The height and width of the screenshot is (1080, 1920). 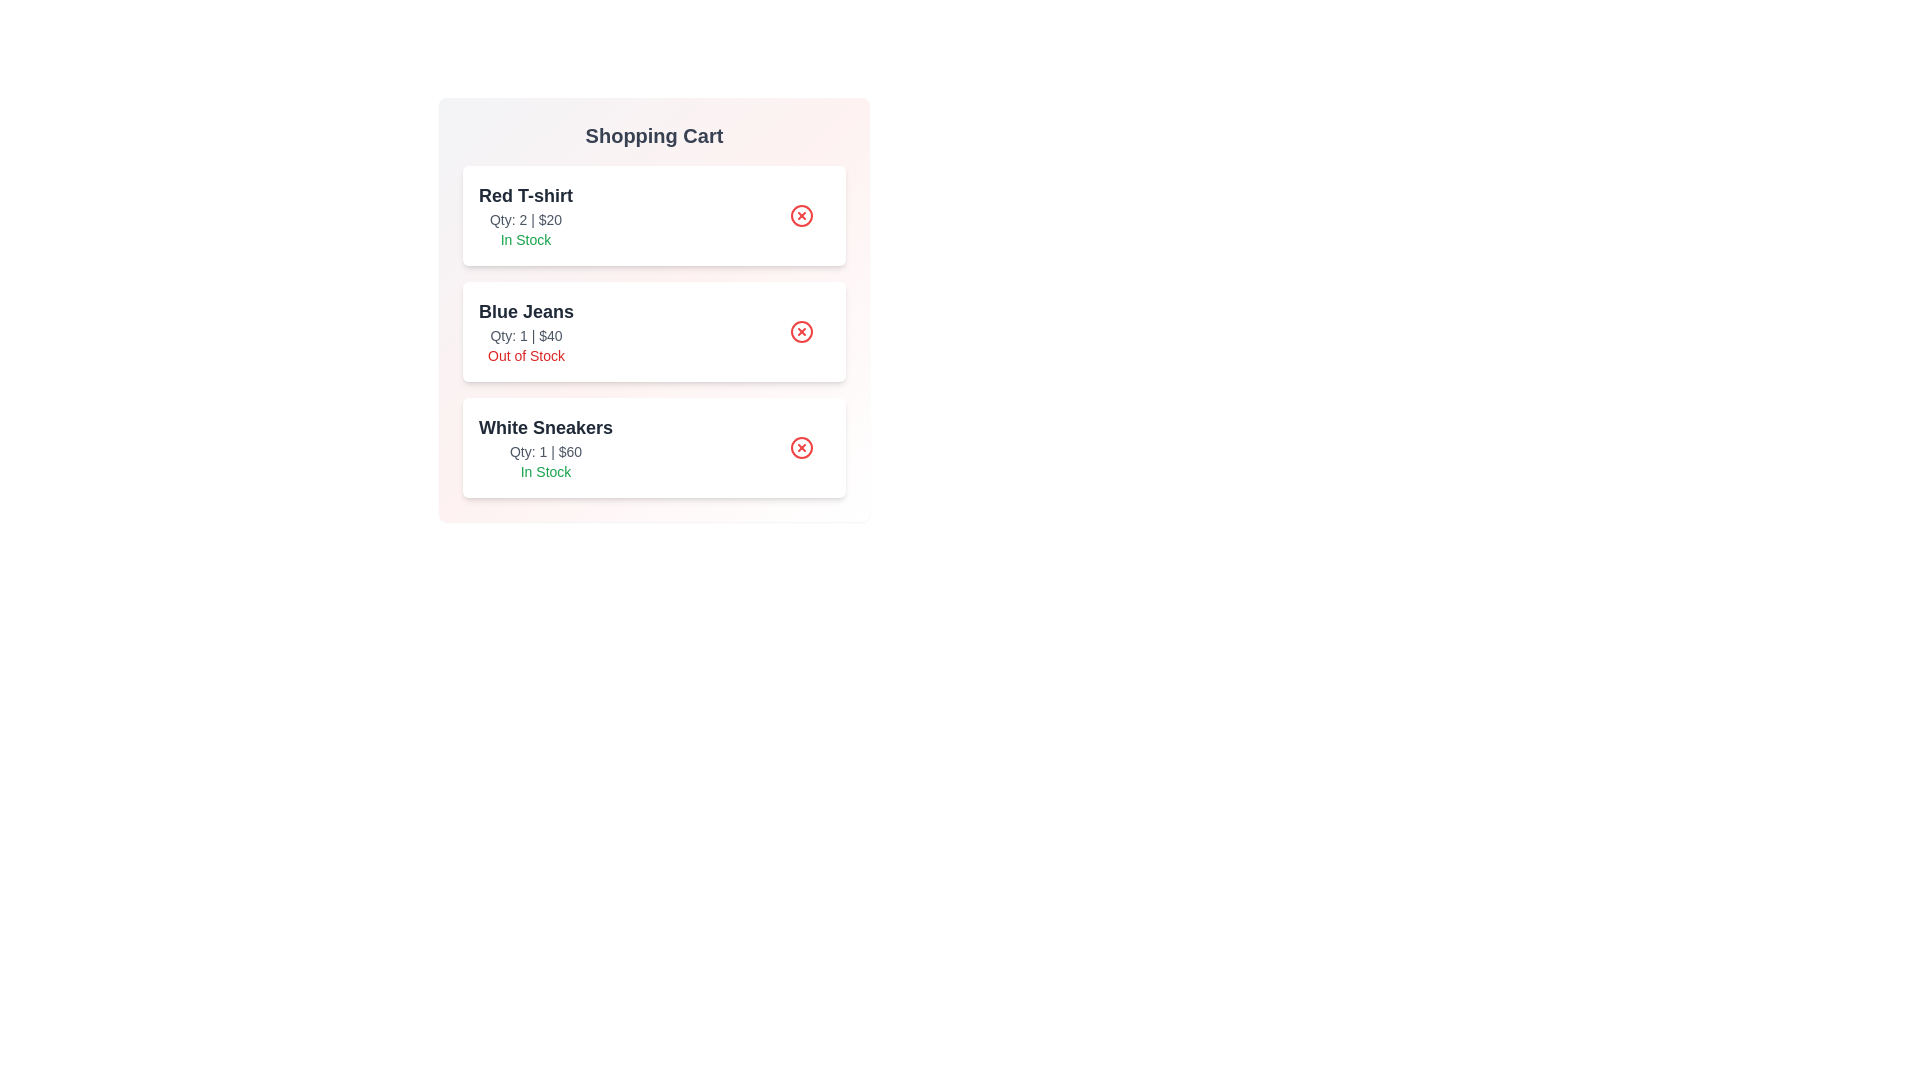 What do you see at coordinates (801, 330) in the screenshot?
I see `remove button for the item Blue Jeans in the shopping cart` at bounding box center [801, 330].